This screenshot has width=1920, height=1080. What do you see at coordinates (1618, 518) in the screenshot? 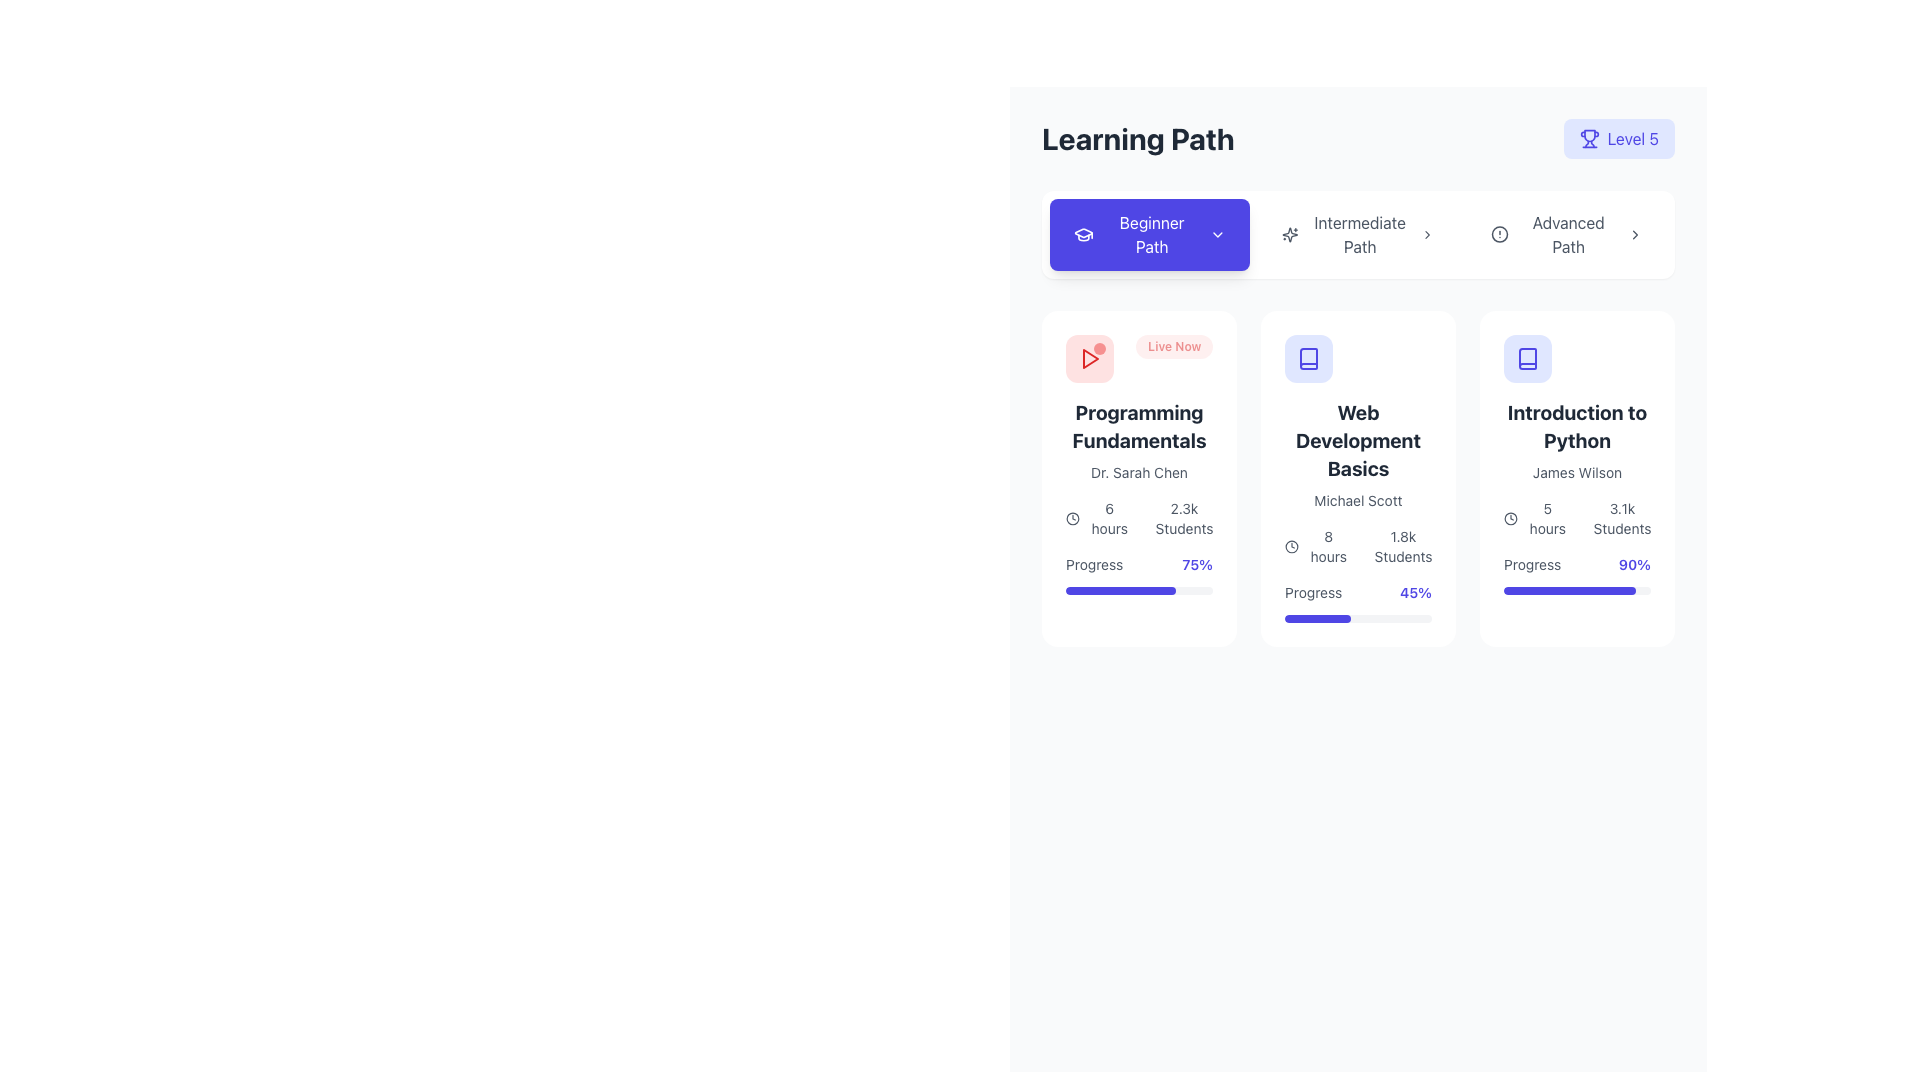
I see `the text label indicating the number of students enrolled in the 'Introduction to Python' course located in the bottom-right corner of the course card` at bounding box center [1618, 518].